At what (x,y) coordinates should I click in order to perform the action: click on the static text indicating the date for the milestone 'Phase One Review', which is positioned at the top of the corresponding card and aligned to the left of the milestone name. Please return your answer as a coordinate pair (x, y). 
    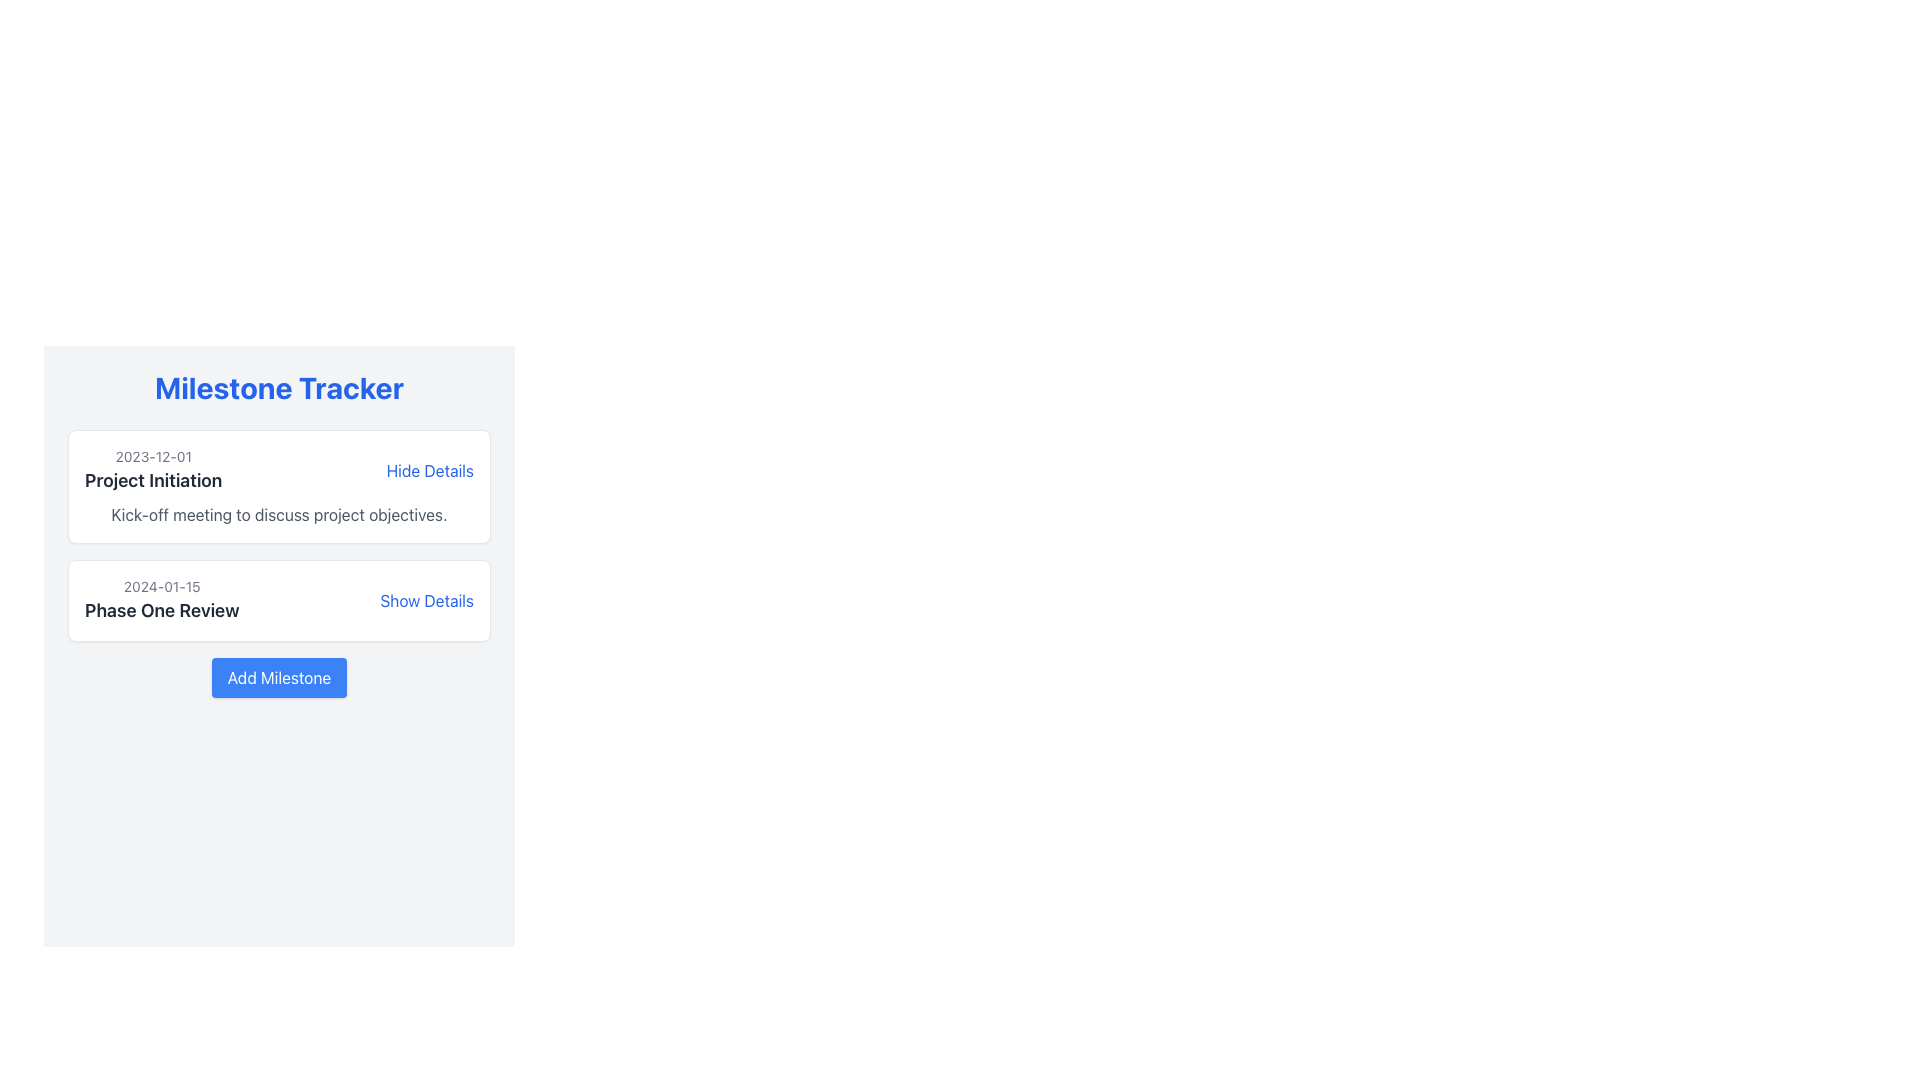
    Looking at the image, I should click on (162, 585).